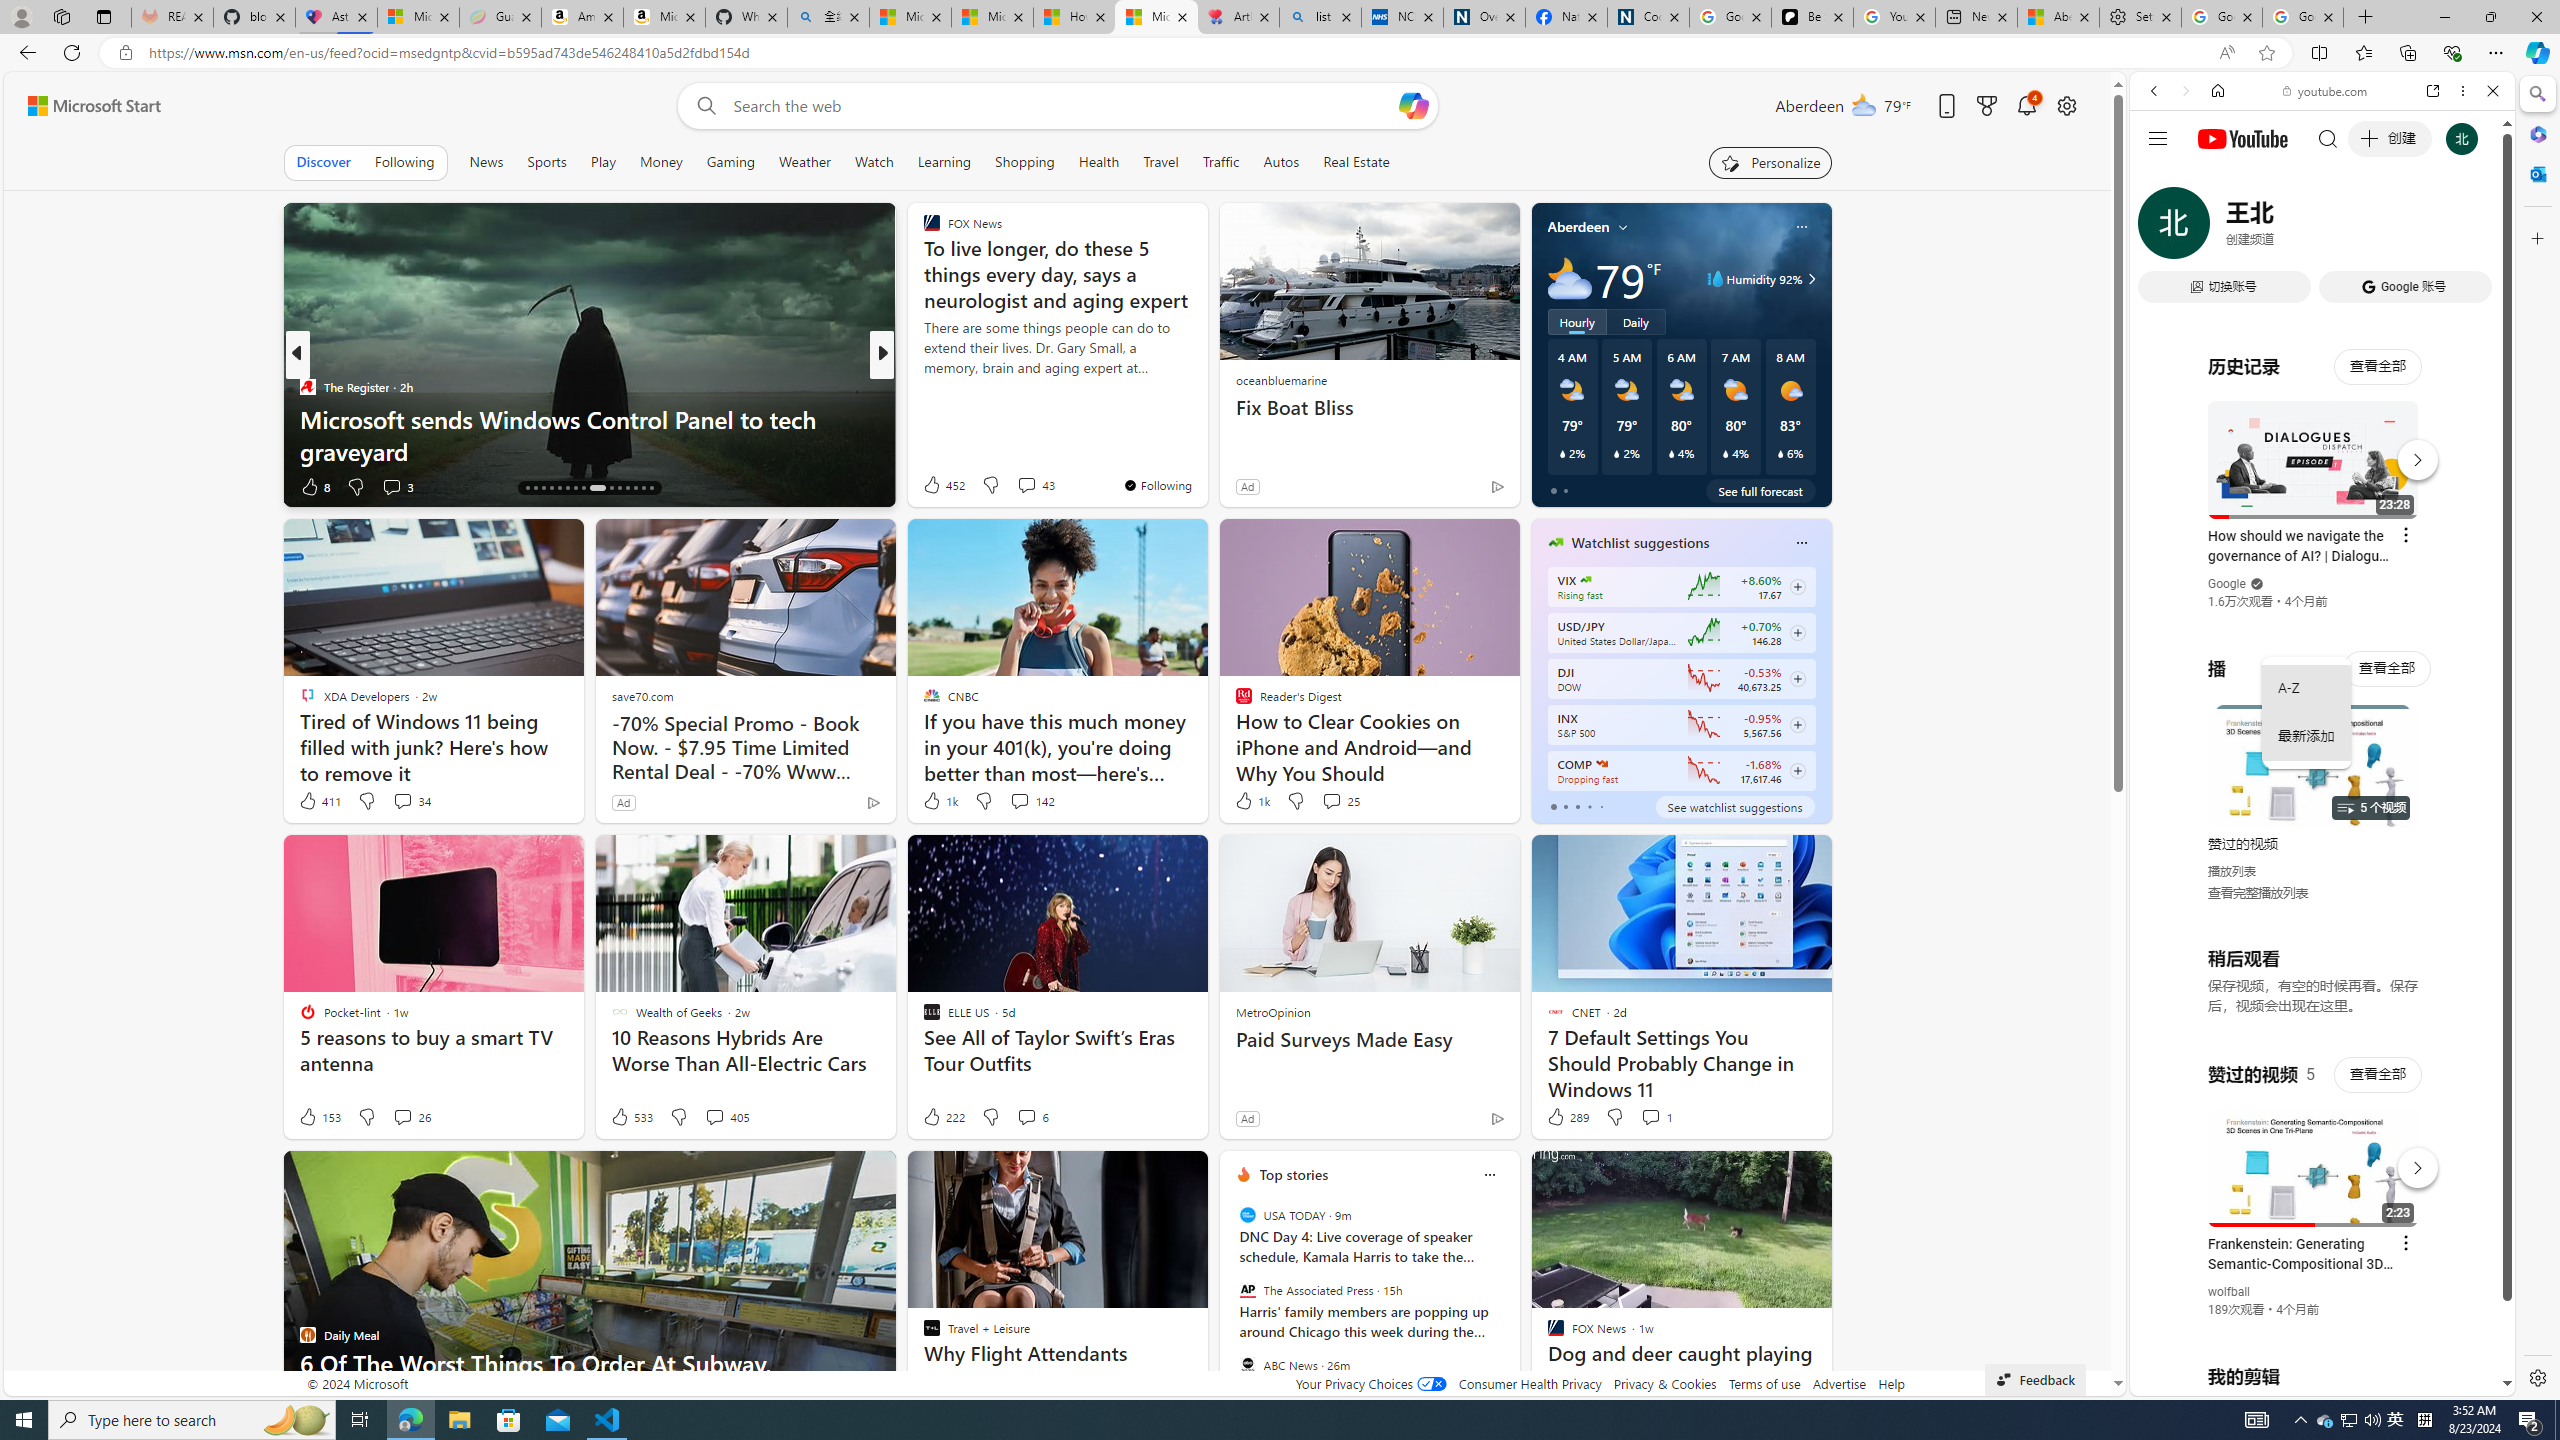 The height and width of the screenshot is (1440, 2560). I want to click on 'Class: weather-current-precipitation-glyph', so click(1780, 452).